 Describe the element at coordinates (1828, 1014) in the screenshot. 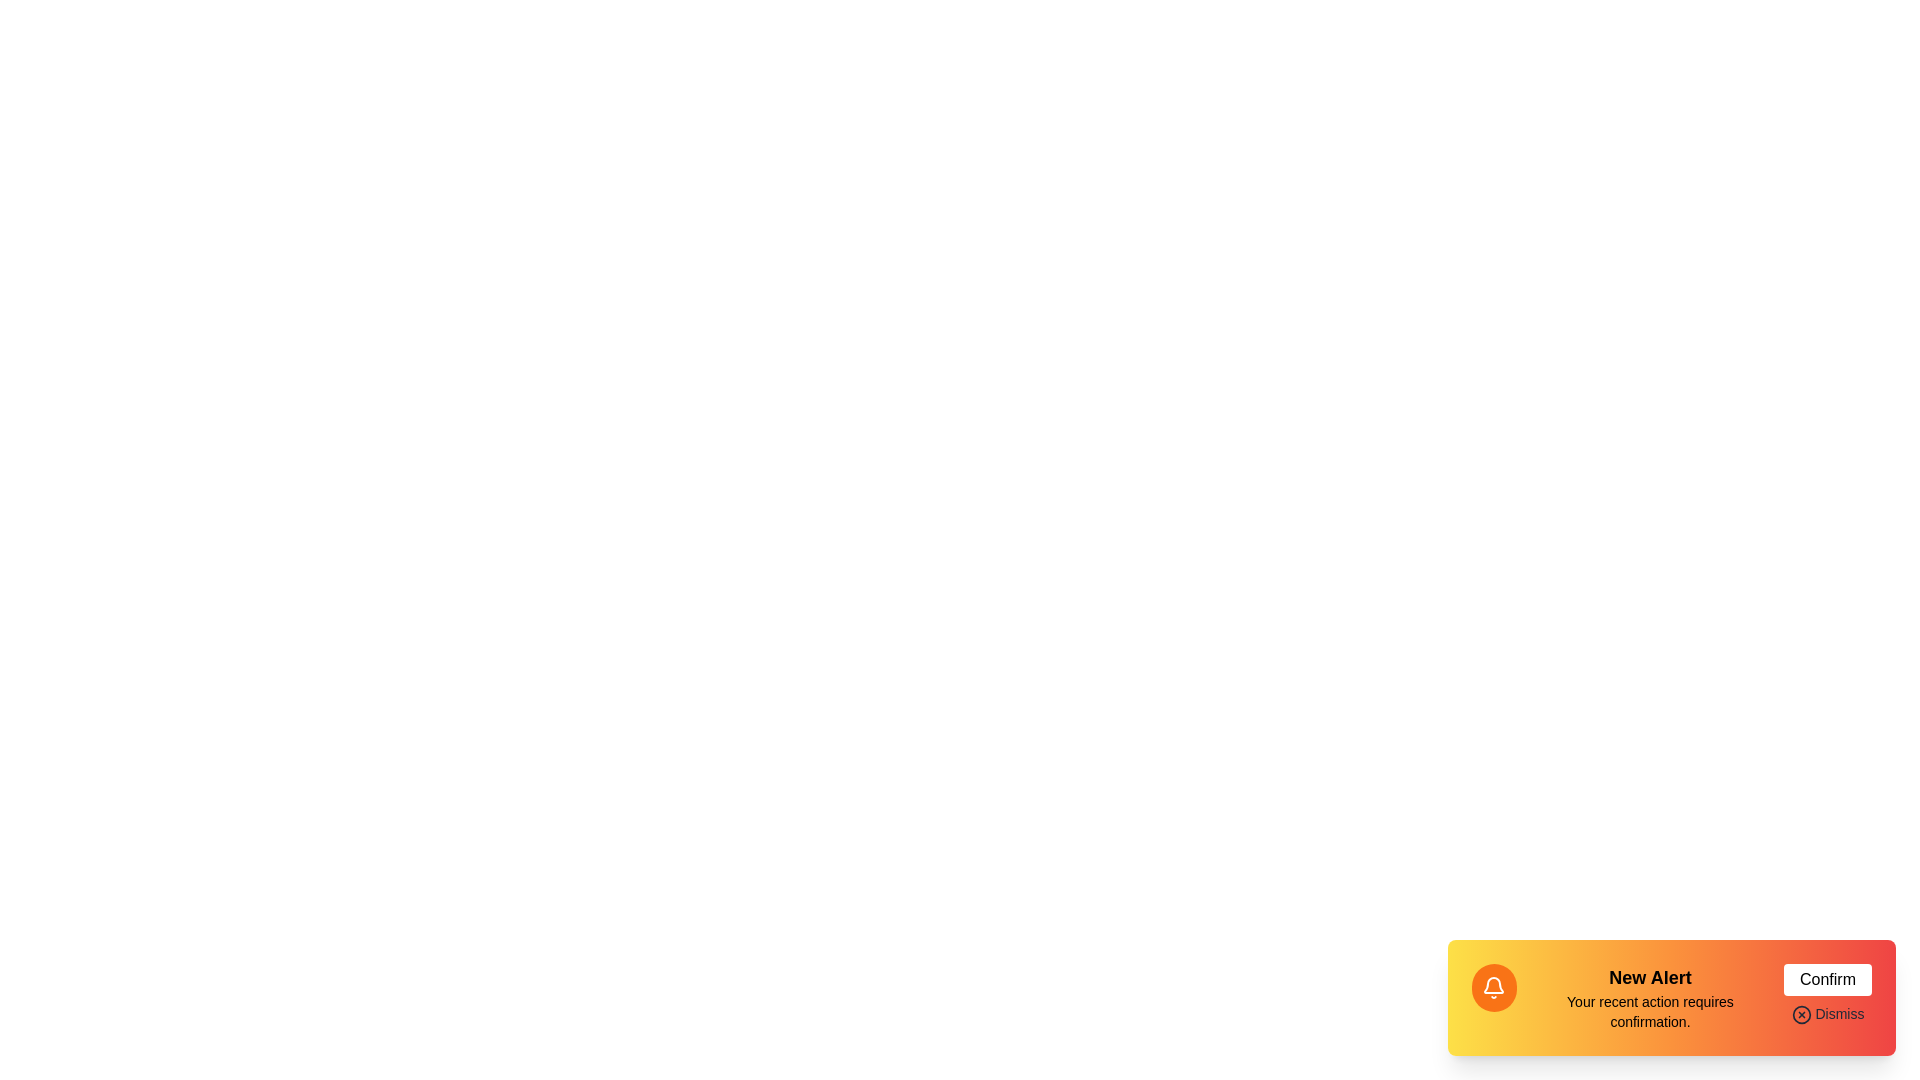

I see `'Dismiss' button to close the alert` at that location.